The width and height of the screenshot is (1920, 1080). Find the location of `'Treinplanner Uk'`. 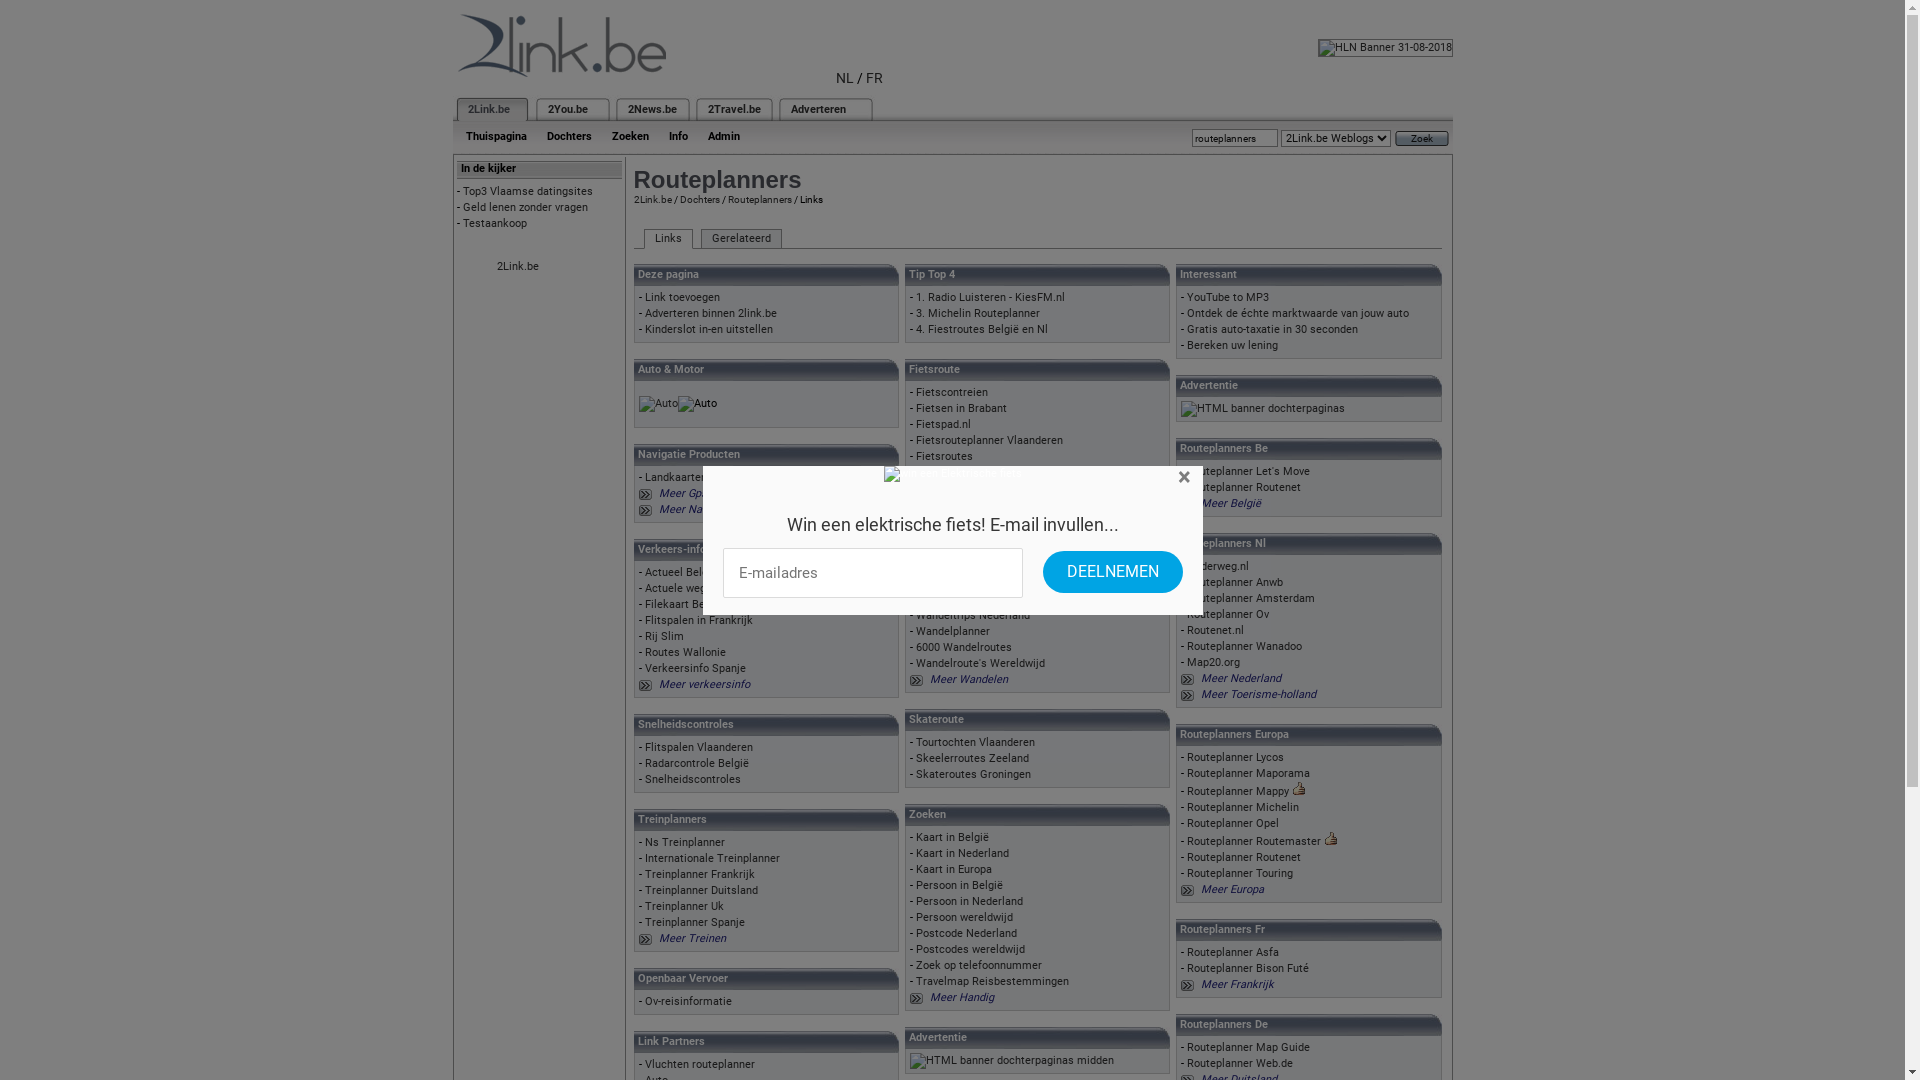

'Treinplanner Uk' is located at coordinates (683, 906).